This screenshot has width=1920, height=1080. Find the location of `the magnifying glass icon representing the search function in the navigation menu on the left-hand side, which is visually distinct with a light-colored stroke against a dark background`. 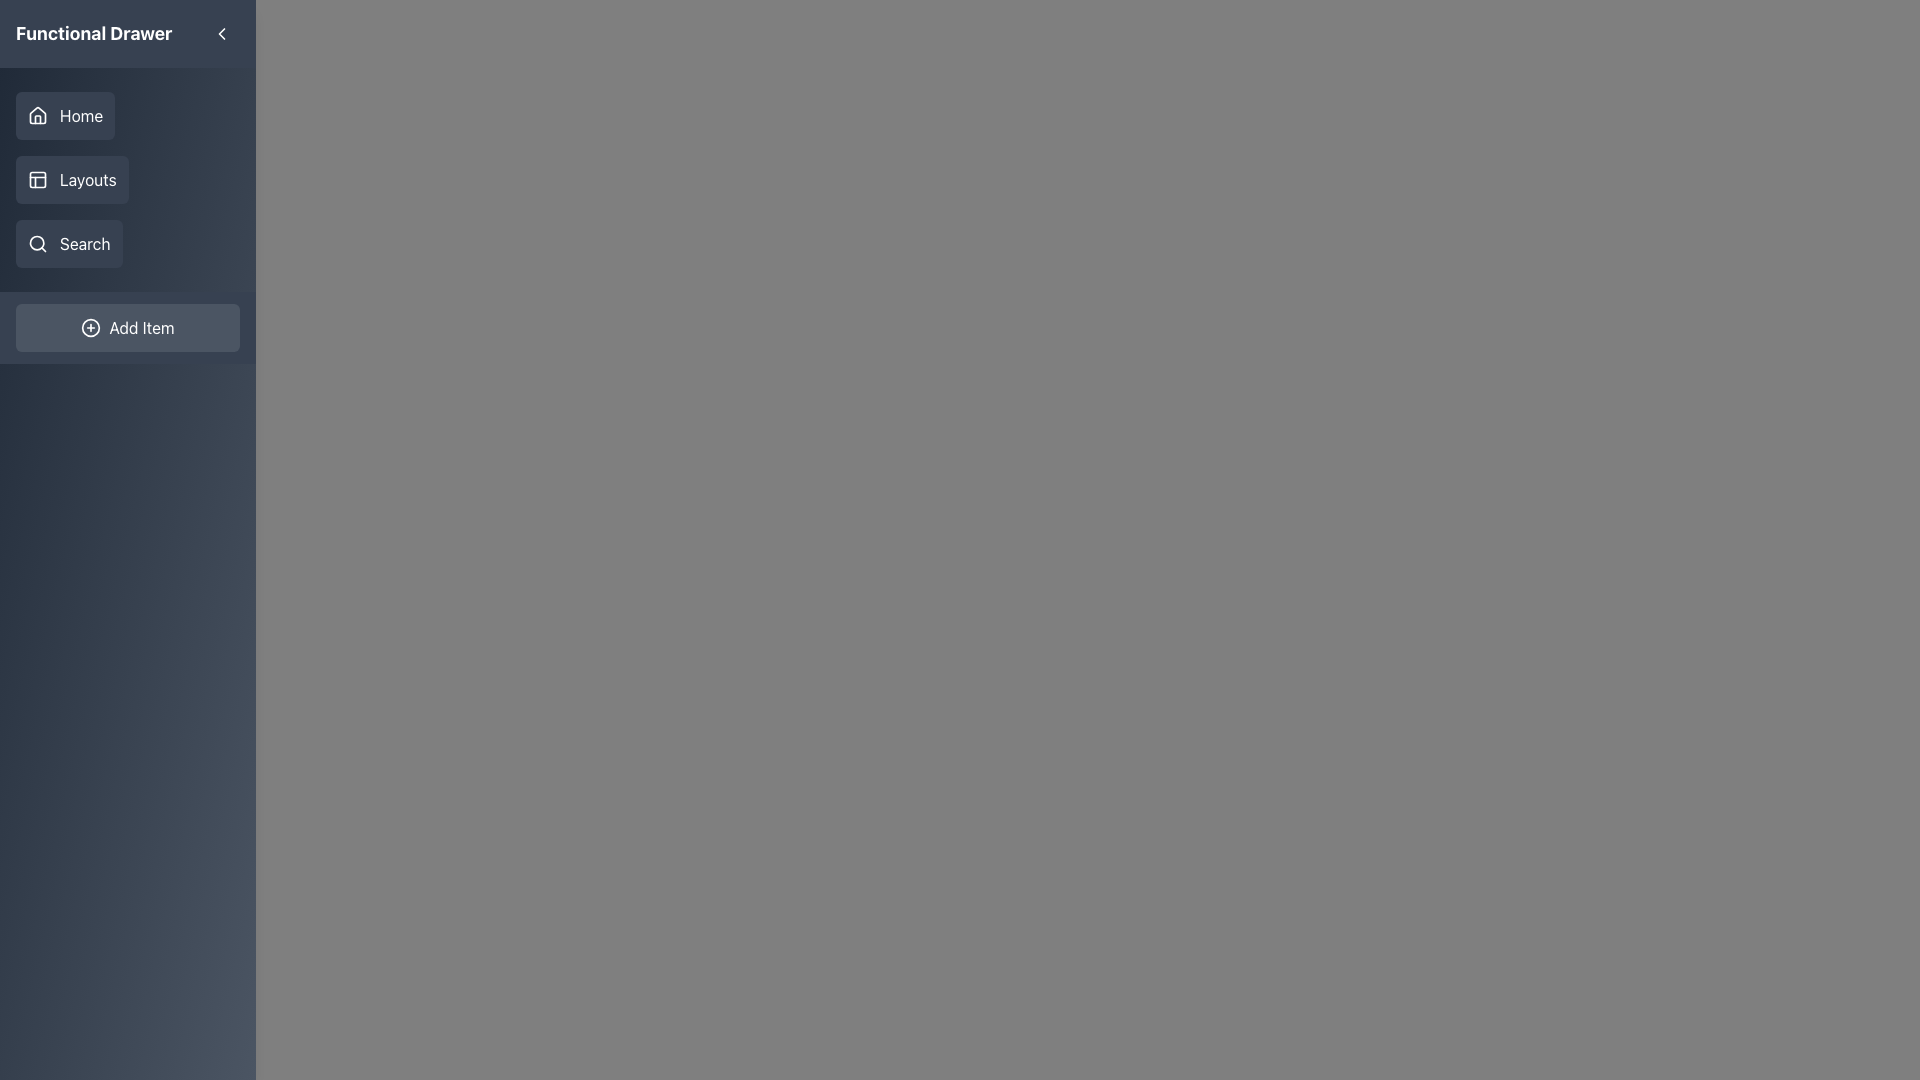

the magnifying glass icon representing the search function in the navigation menu on the left-hand side, which is visually distinct with a light-colored stroke against a dark background is located at coordinates (38, 242).